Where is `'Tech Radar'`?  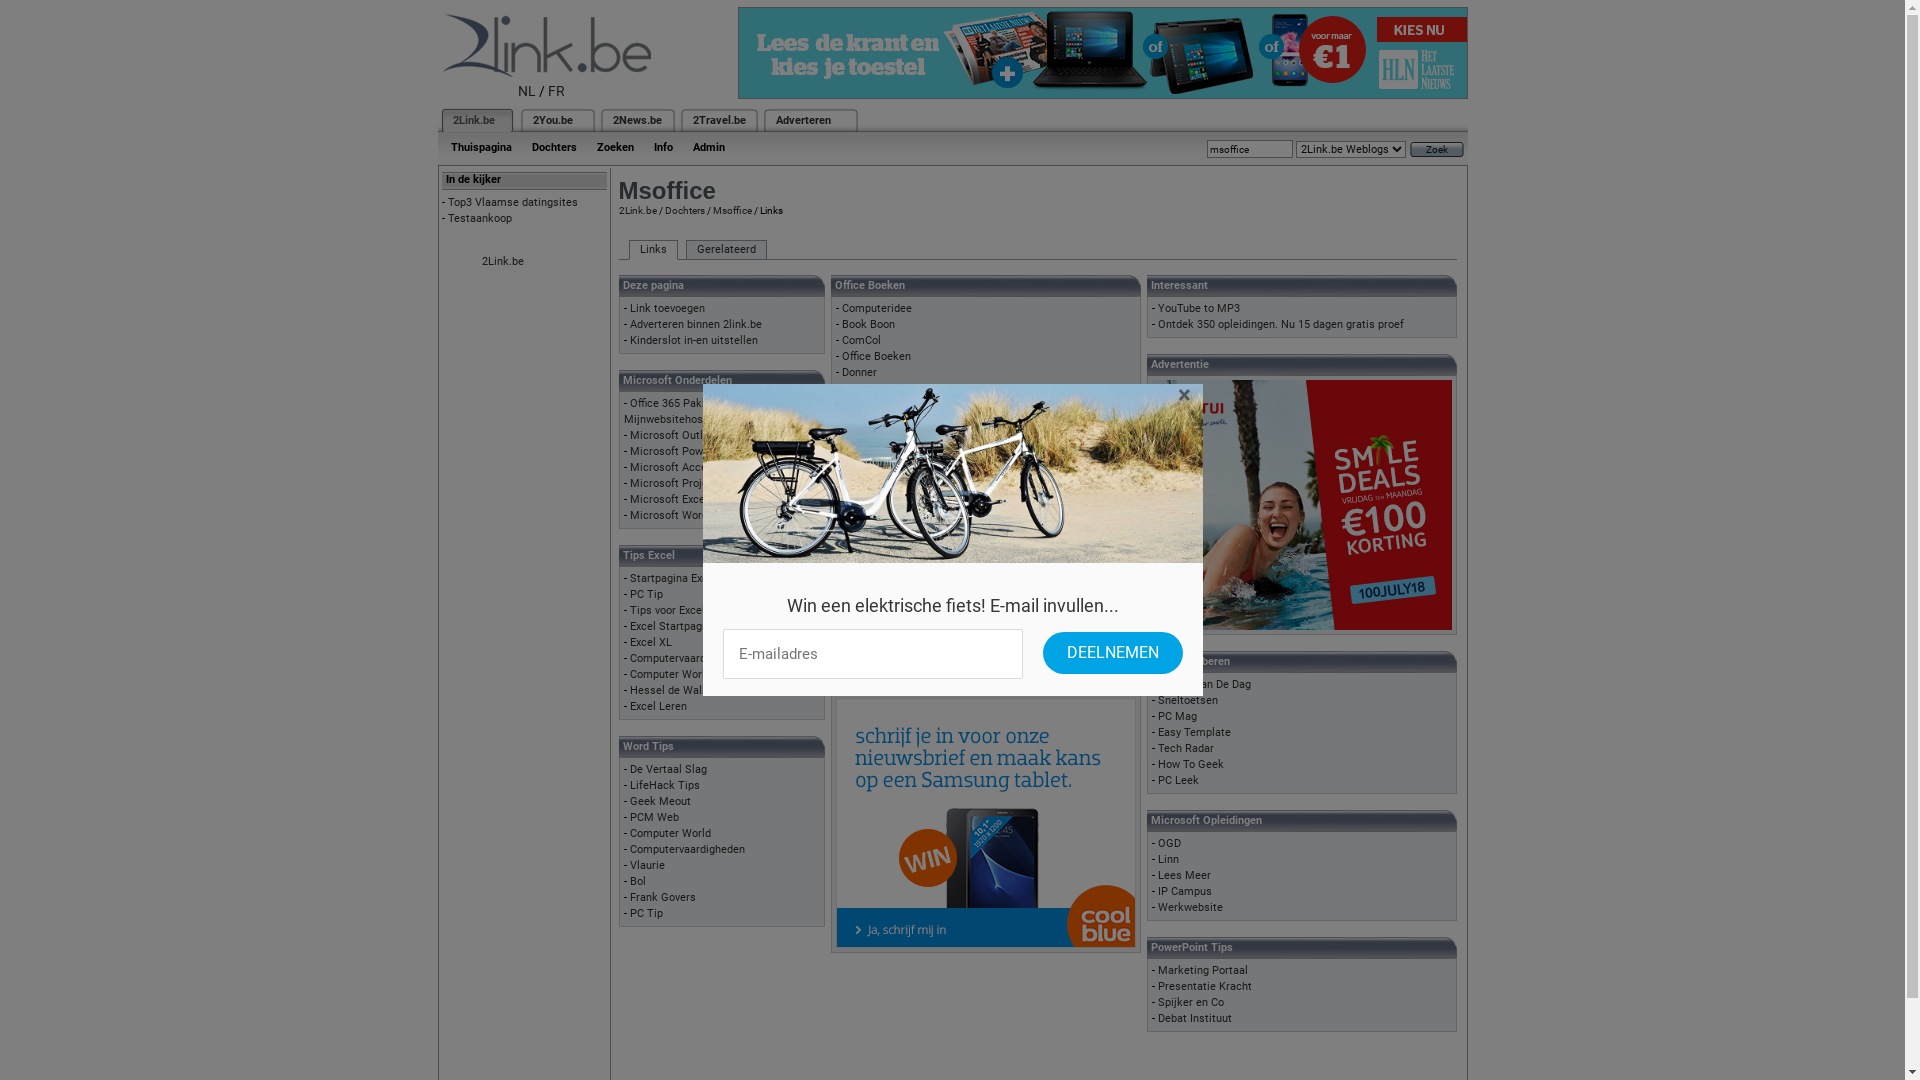
'Tech Radar' is located at coordinates (1185, 748).